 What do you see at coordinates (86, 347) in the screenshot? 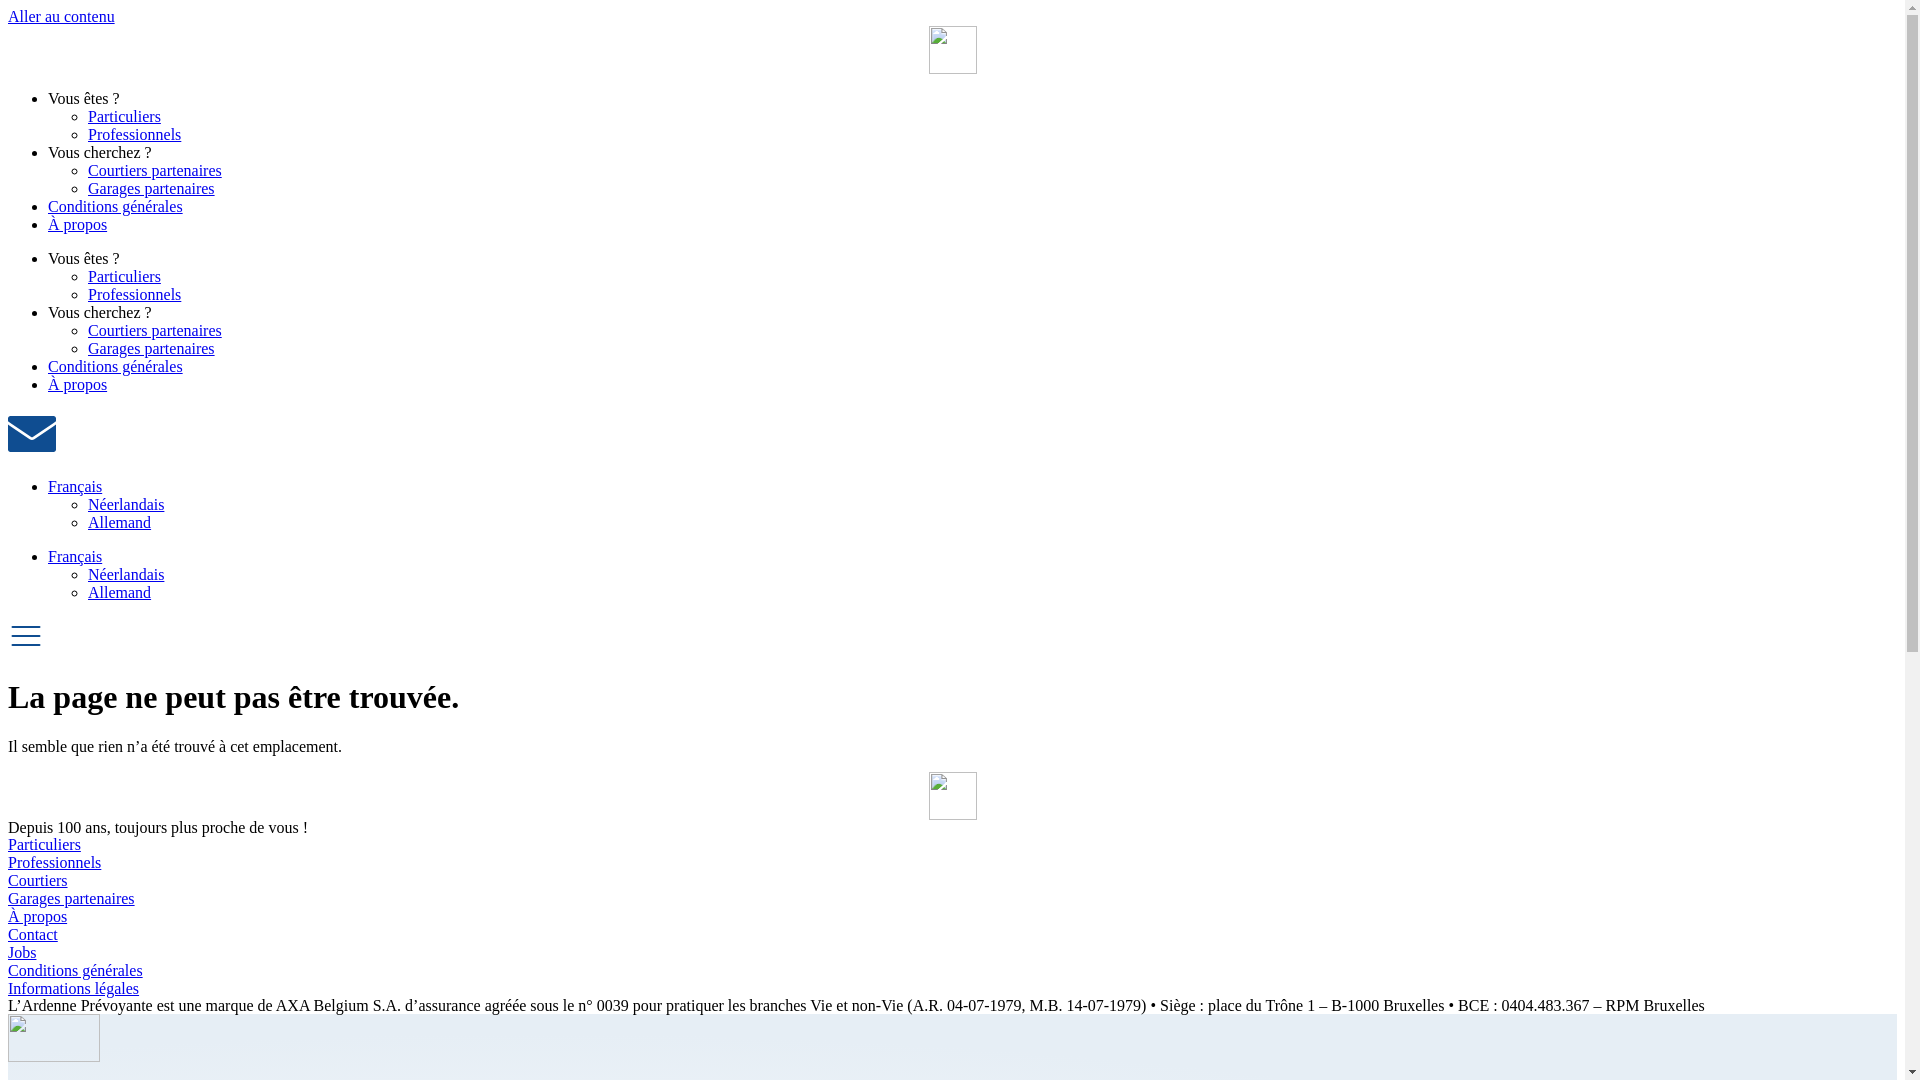
I see `'Garages partenaires'` at bounding box center [86, 347].